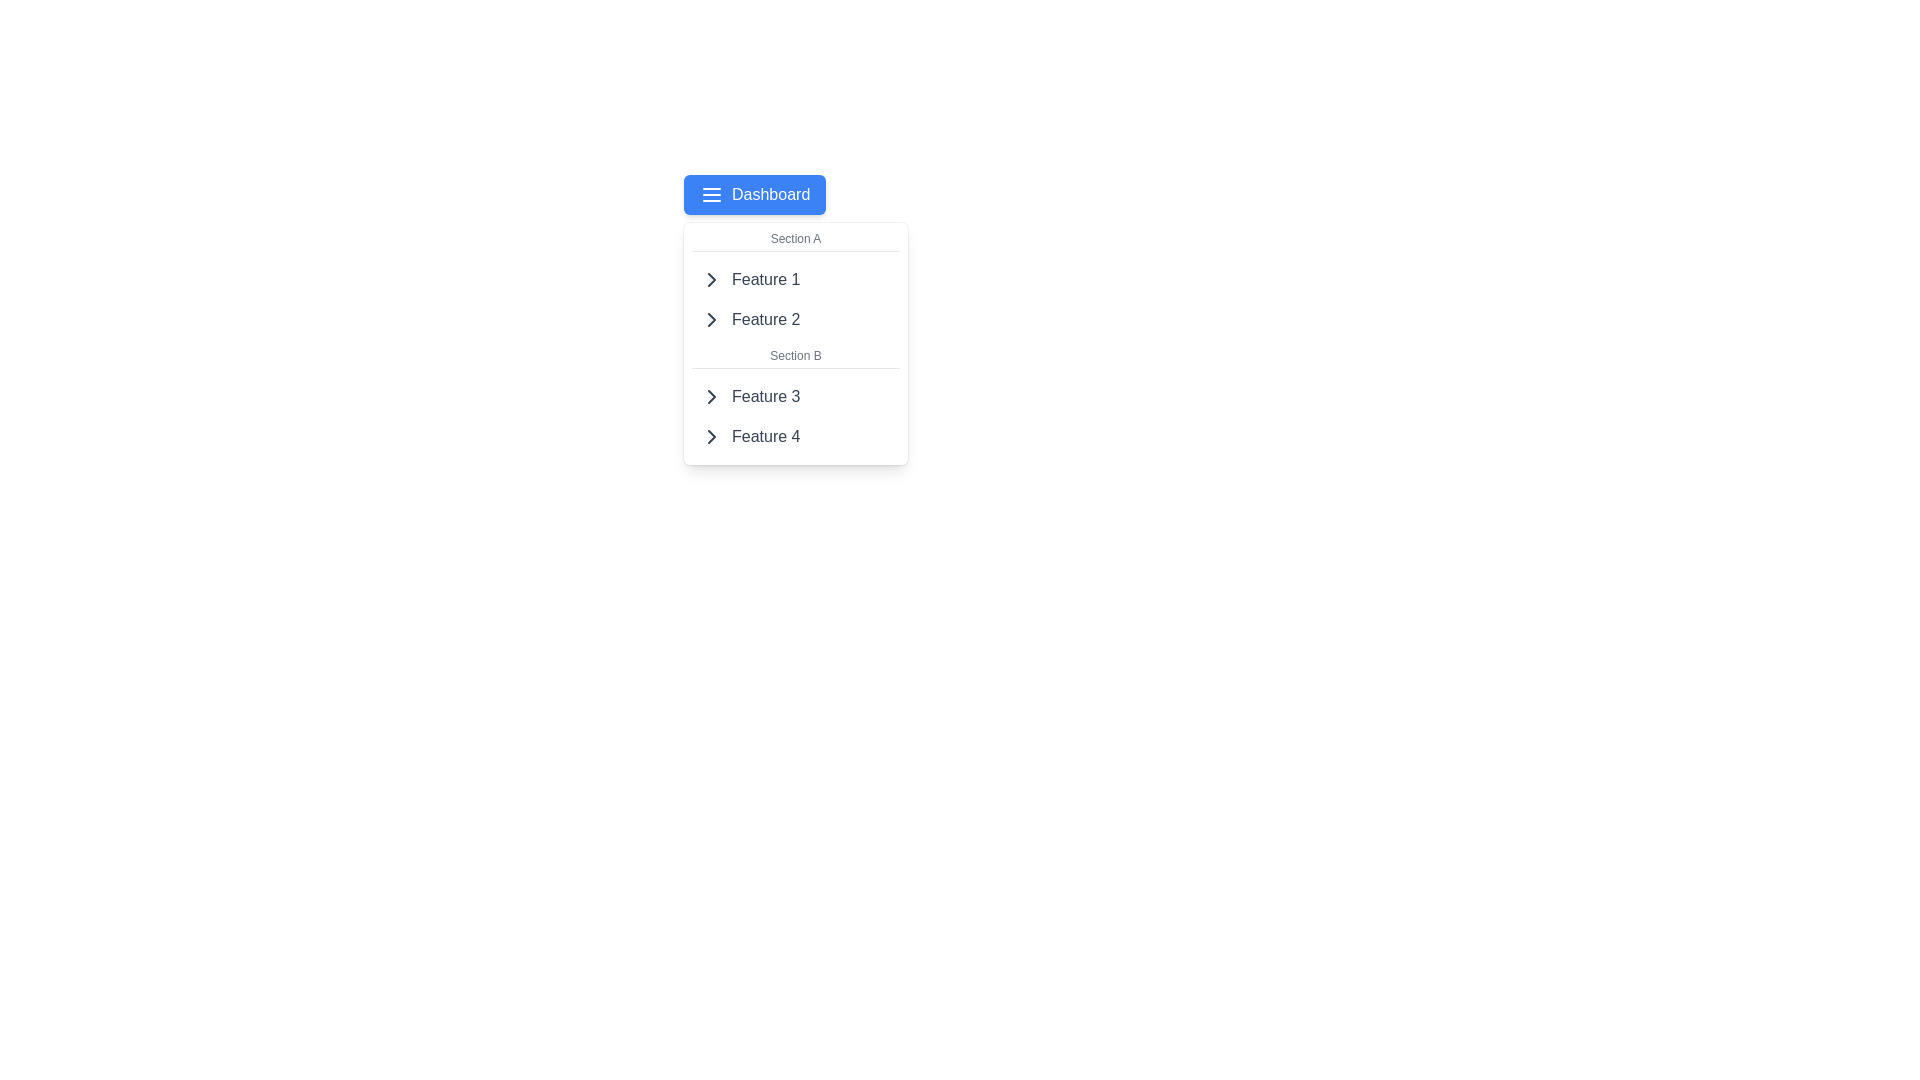 The width and height of the screenshot is (1920, 1080). I want to click on the Chevron indicator icon located at the leftmost position of 'Feature 1', so click(711, 280).